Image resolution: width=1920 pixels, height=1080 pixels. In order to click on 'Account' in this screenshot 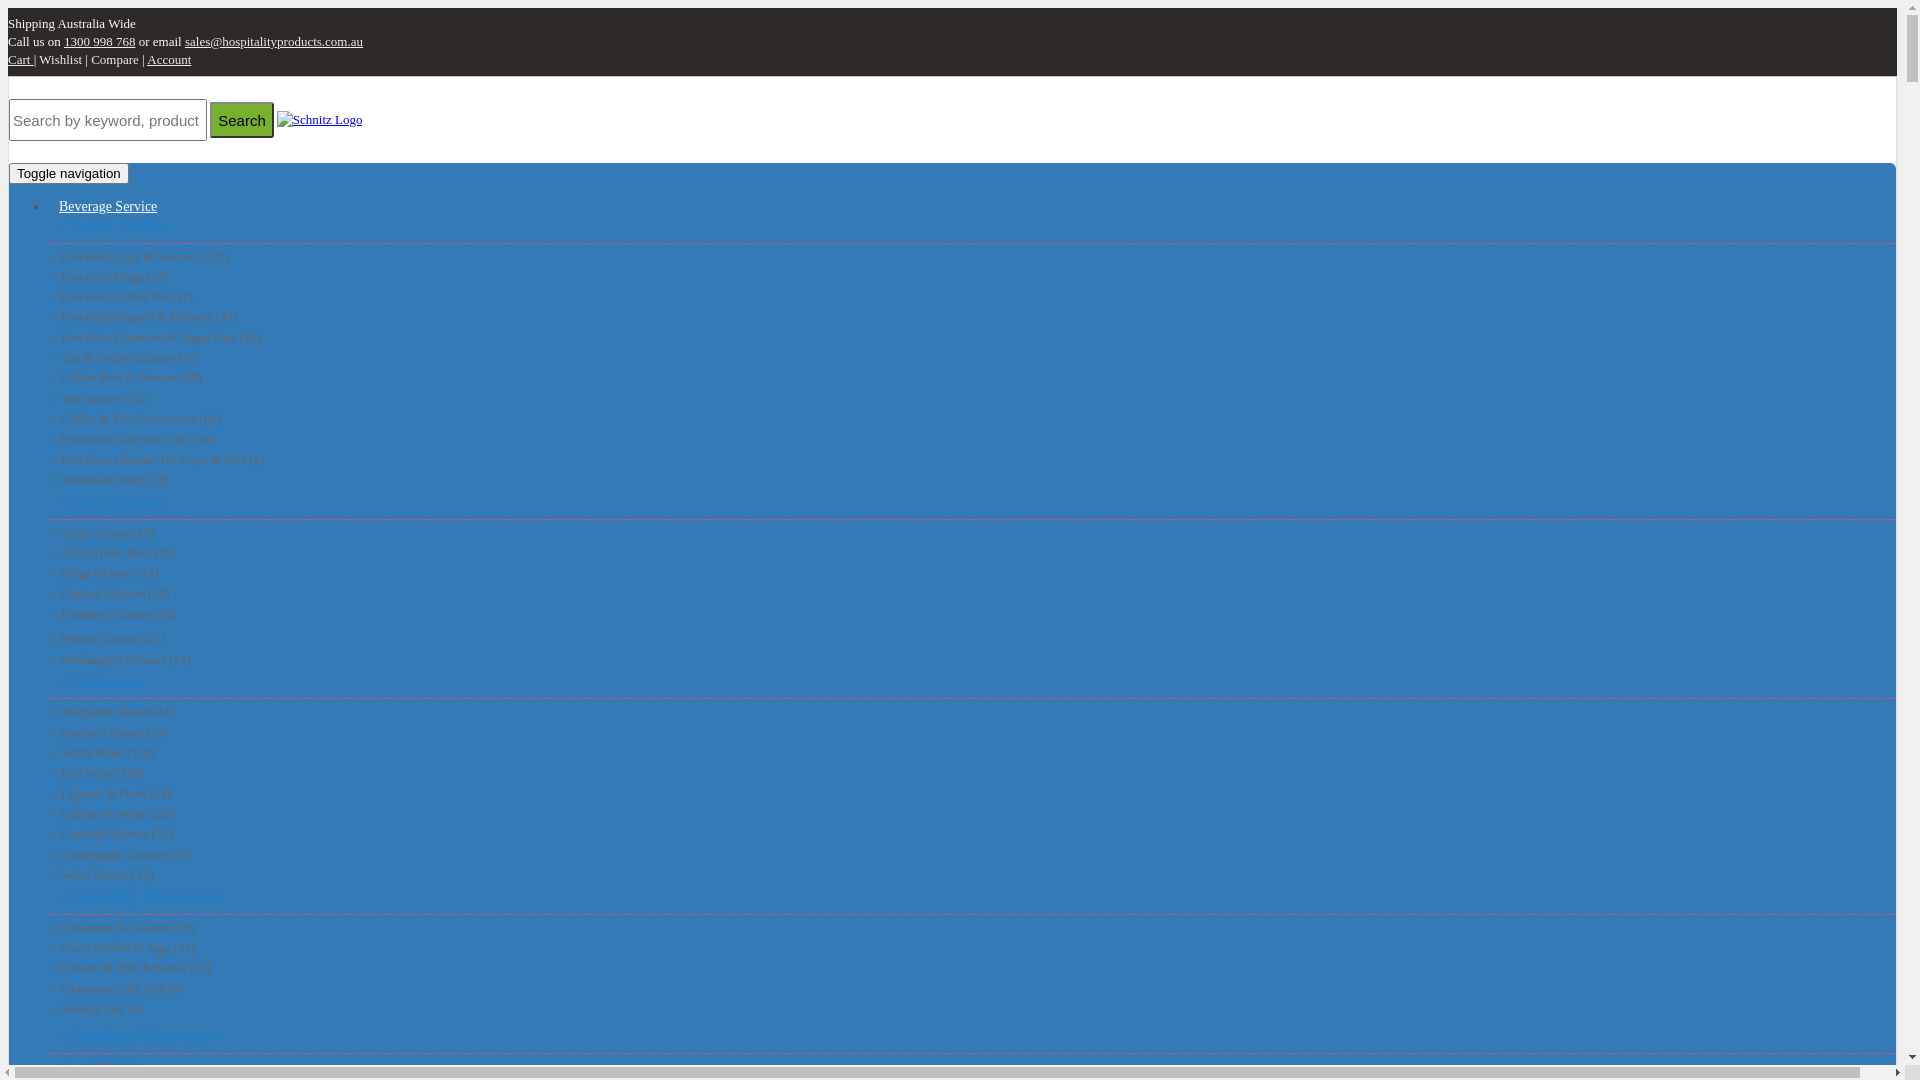, I will do `click(146, 58)`.